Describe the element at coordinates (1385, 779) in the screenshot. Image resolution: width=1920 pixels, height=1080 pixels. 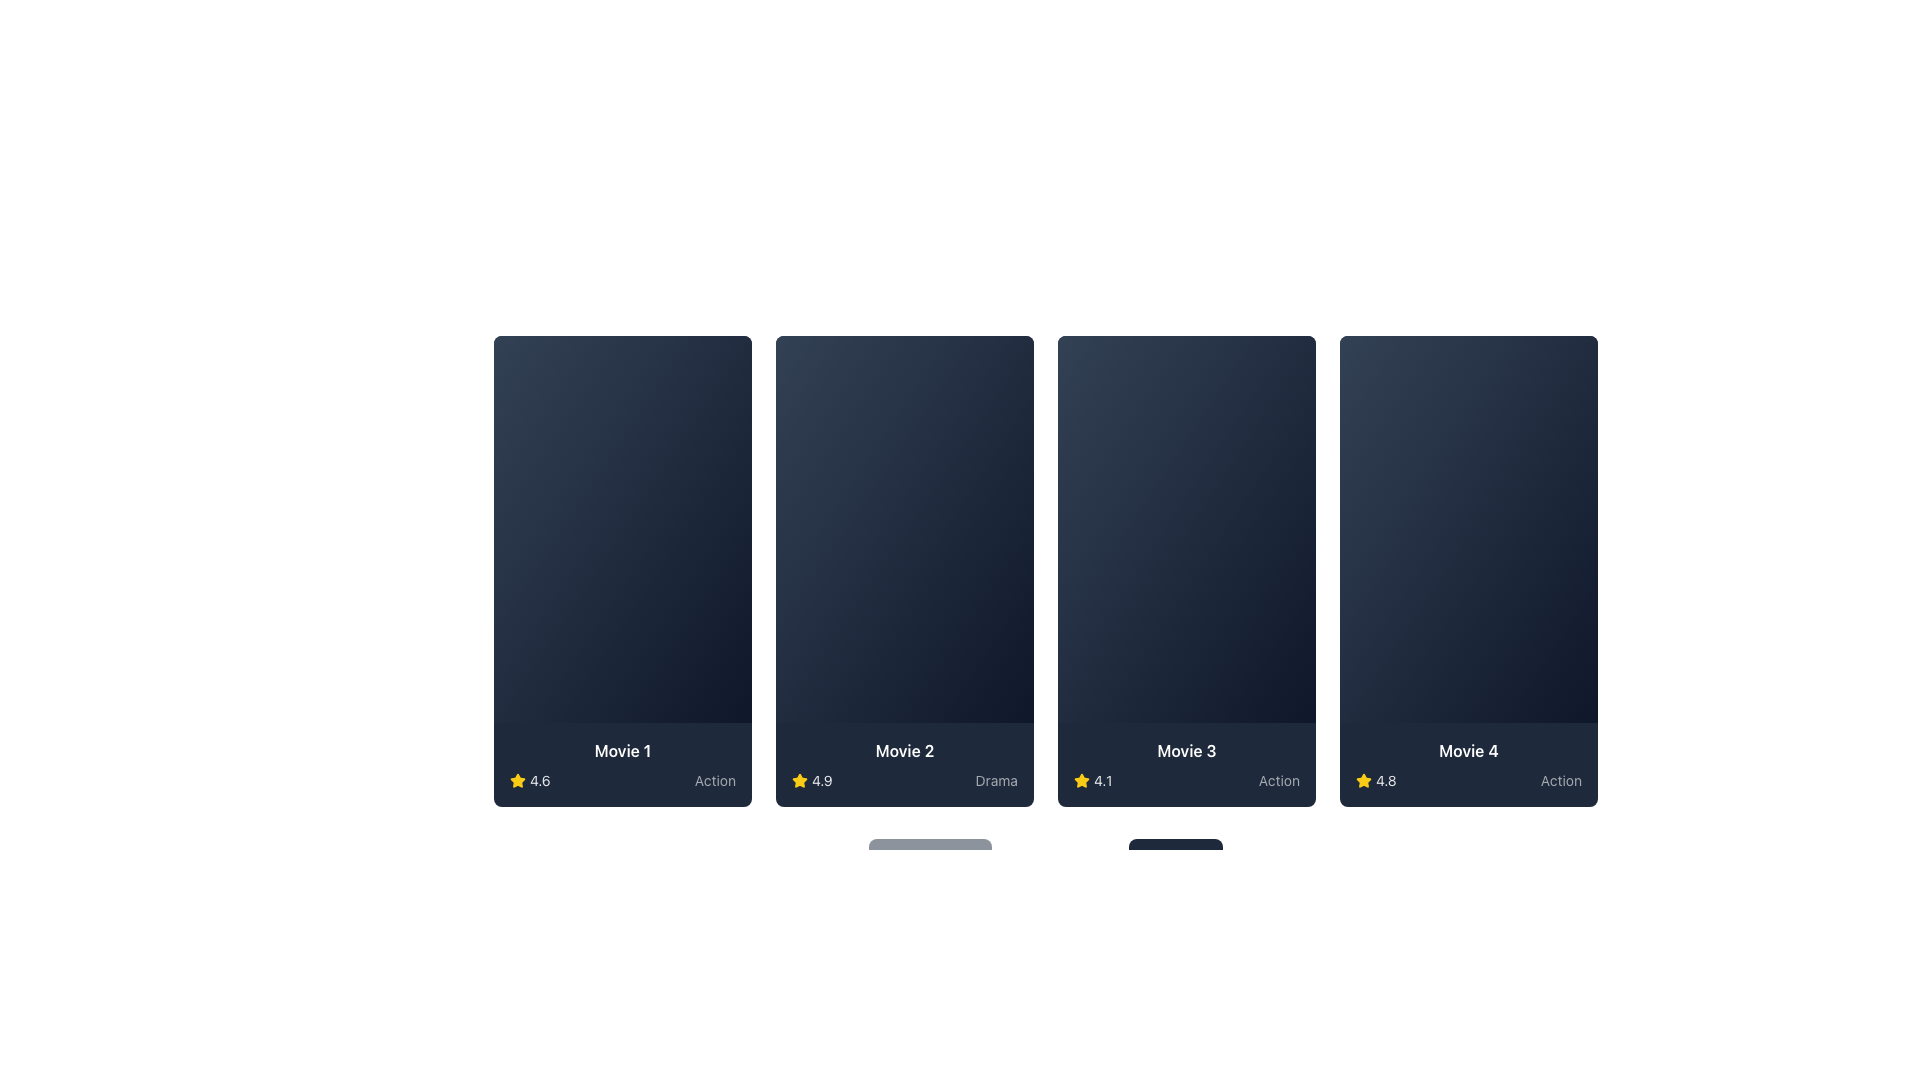
I see `text label displaying '4.8' in gray font, which is part of the Movie 4 rating group and located adjacent to a star icon, for readability` at that location.